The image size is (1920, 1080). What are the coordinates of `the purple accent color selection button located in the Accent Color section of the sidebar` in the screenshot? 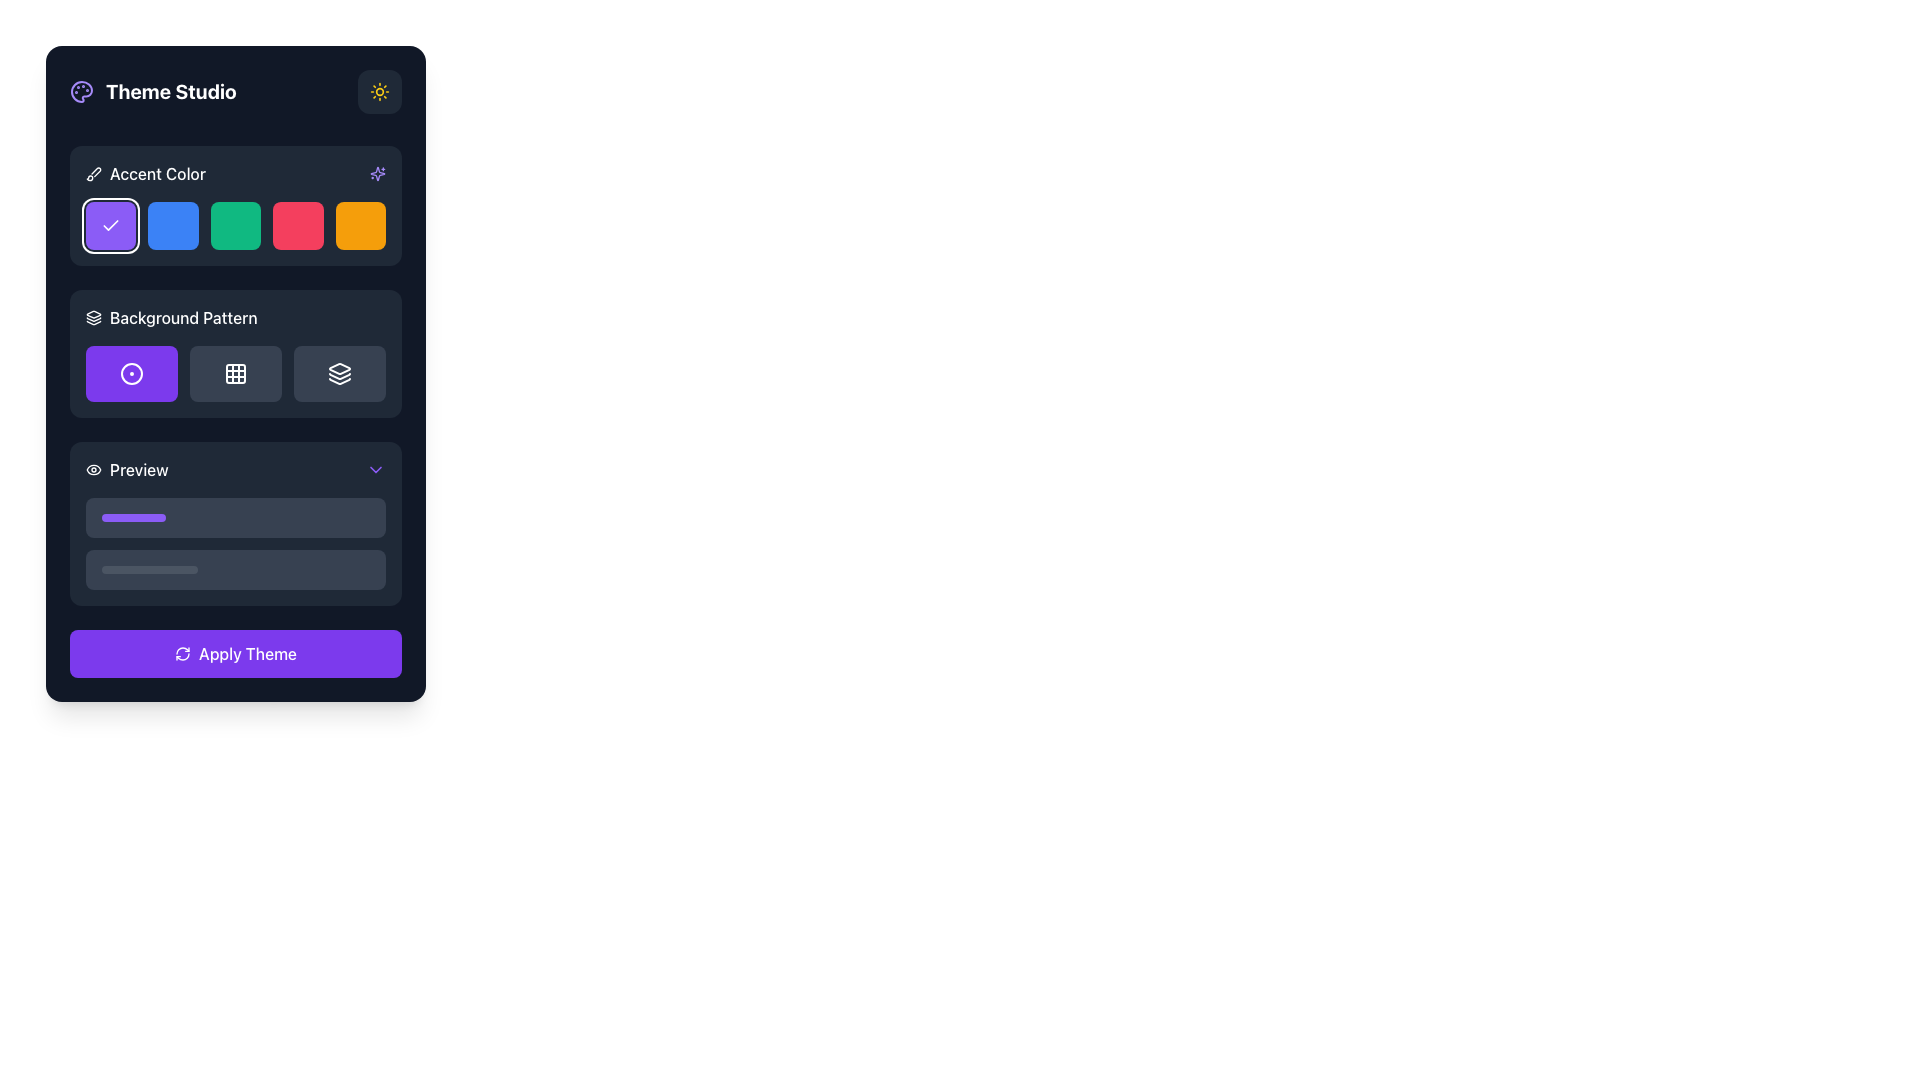 It's located at (110, 225).